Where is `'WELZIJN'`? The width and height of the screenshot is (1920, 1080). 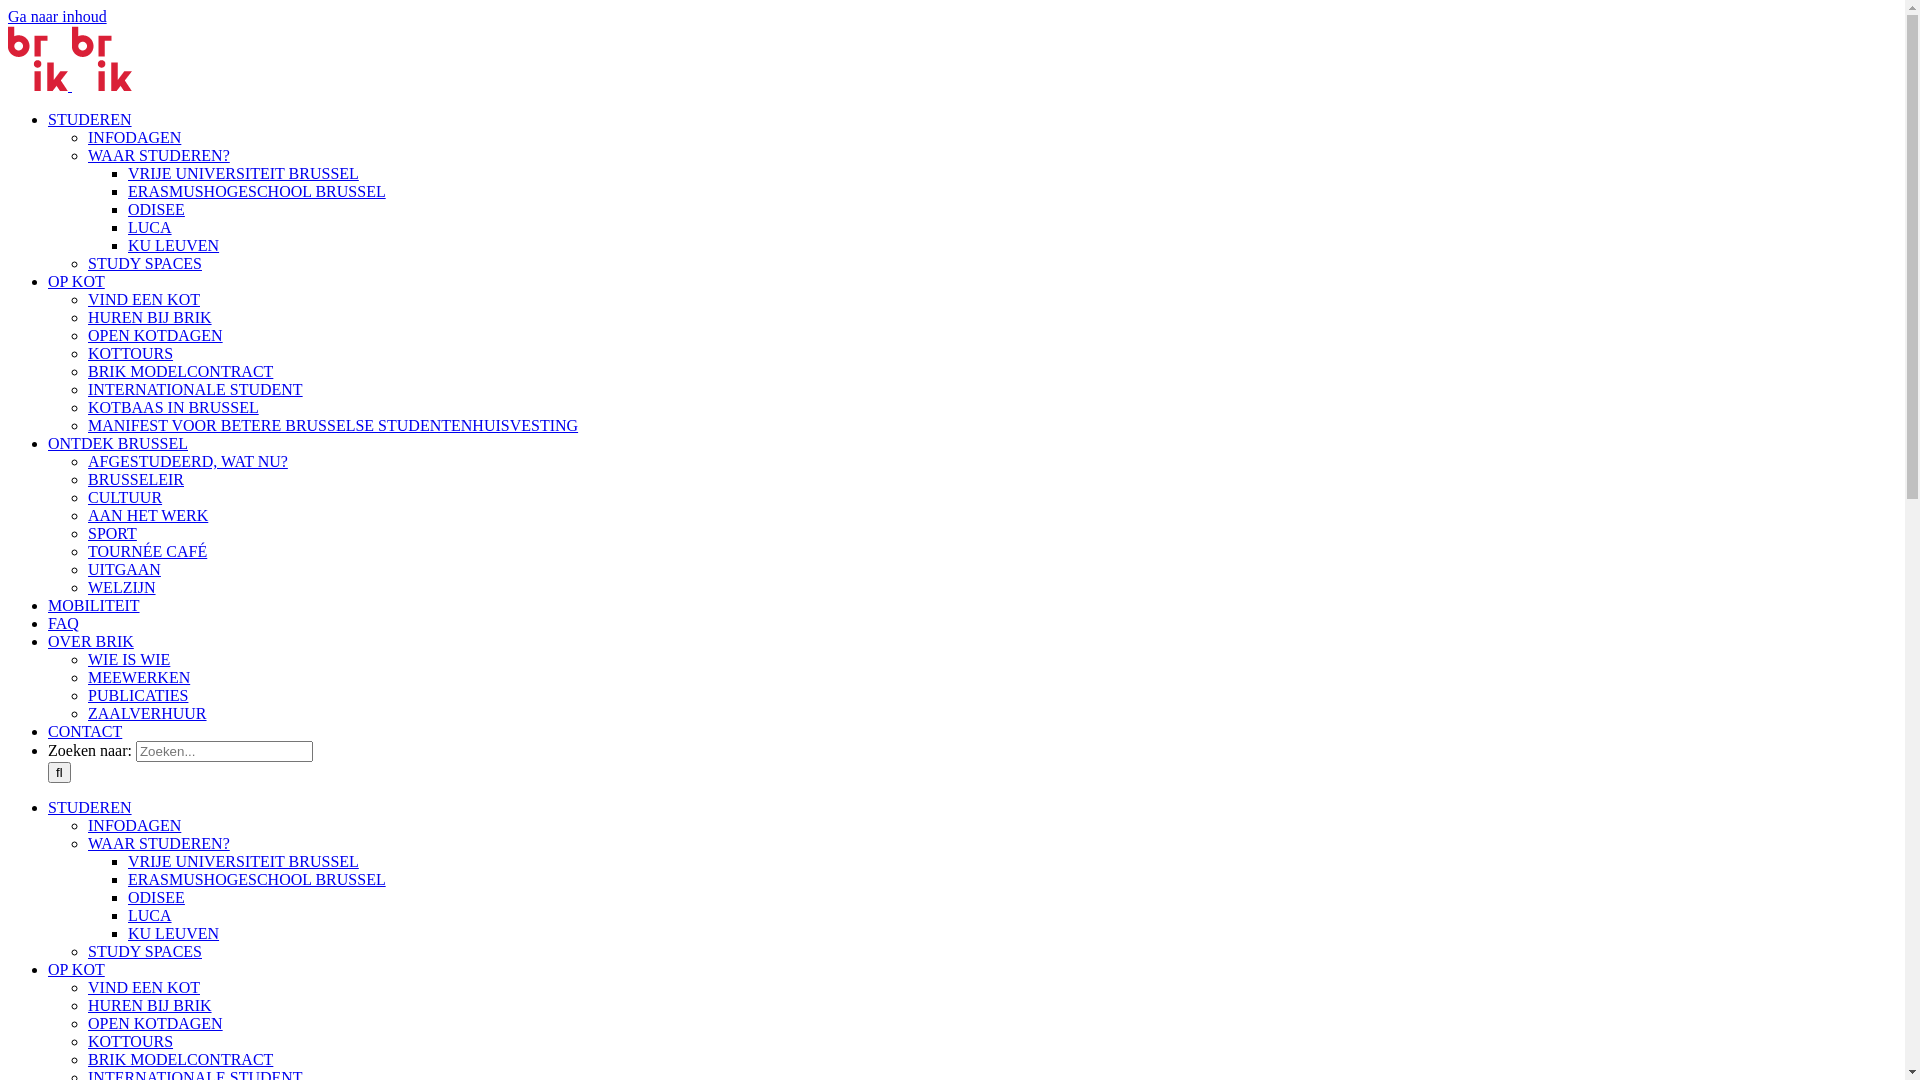 'WELZIJN' is located at coordinates (120, 586).